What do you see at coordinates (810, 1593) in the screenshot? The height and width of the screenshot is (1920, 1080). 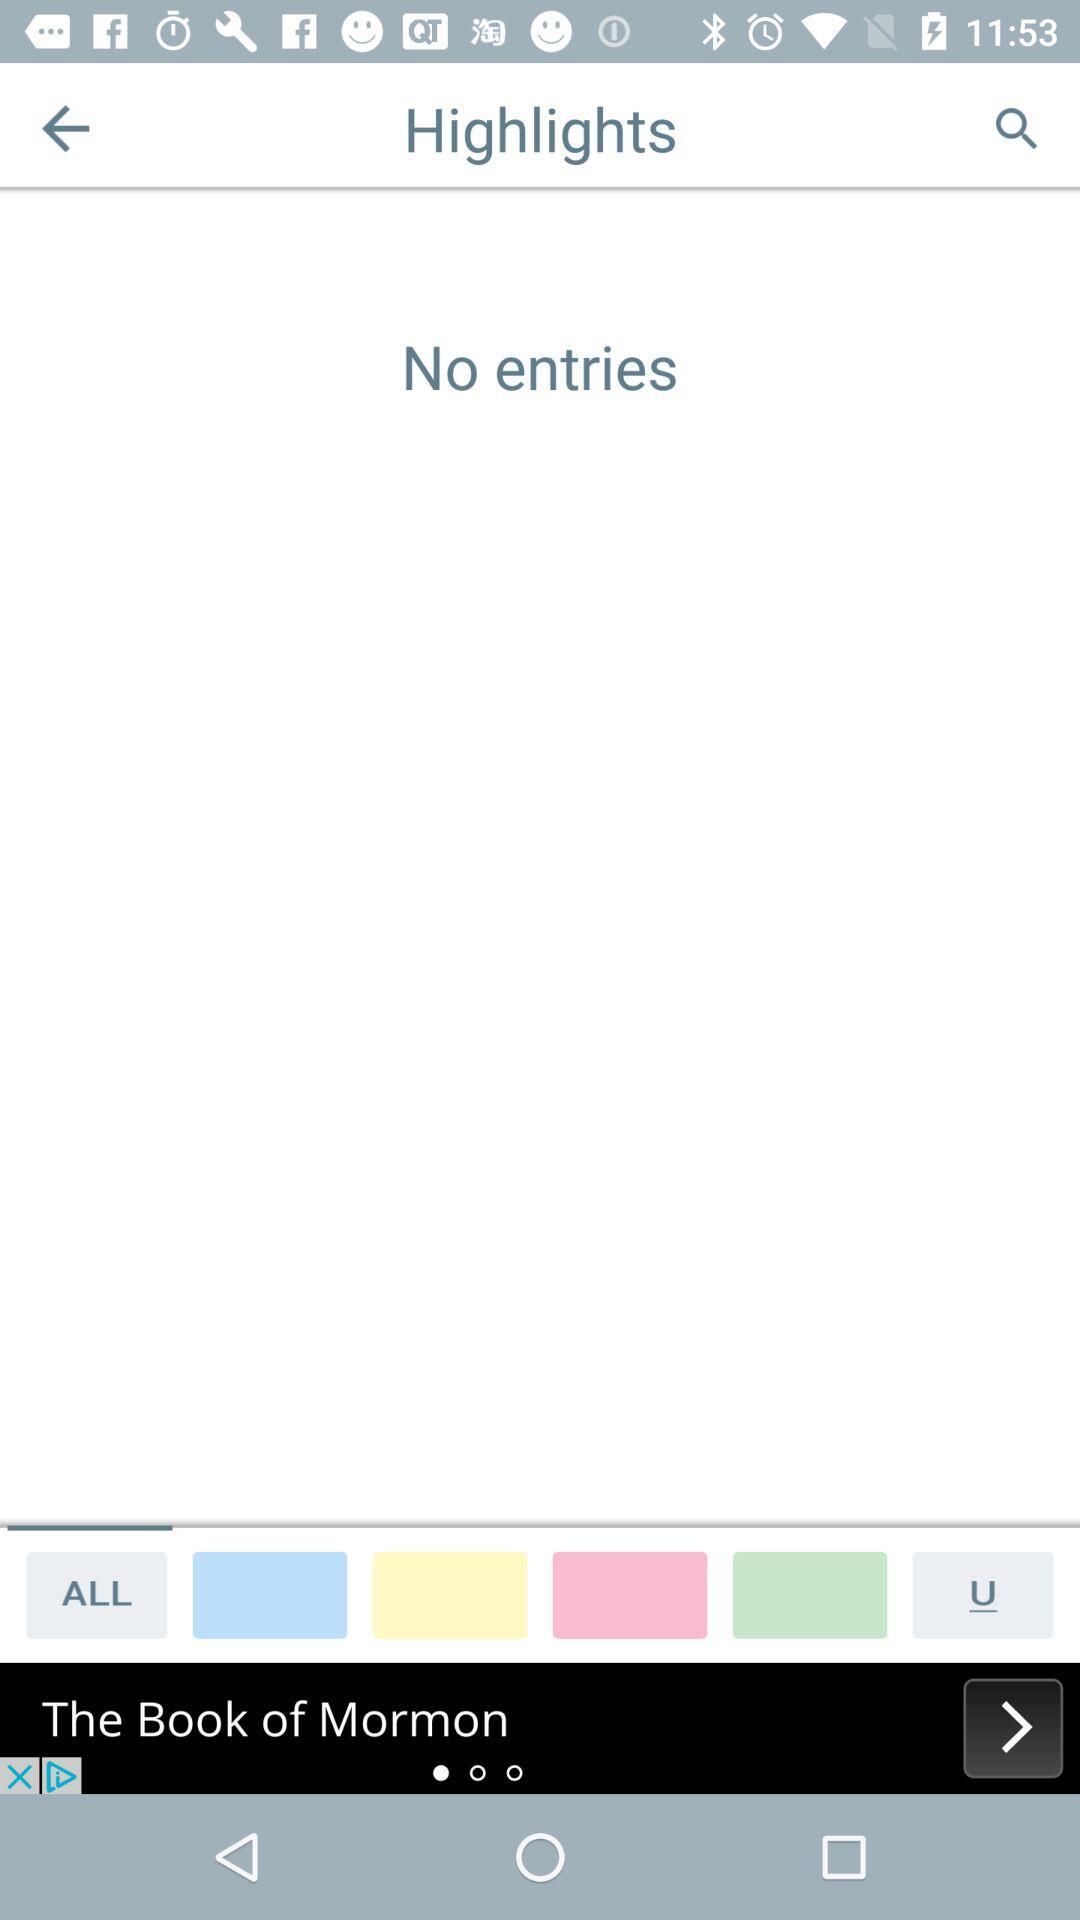 I see `click background color` at bounding box center [810, 1593].